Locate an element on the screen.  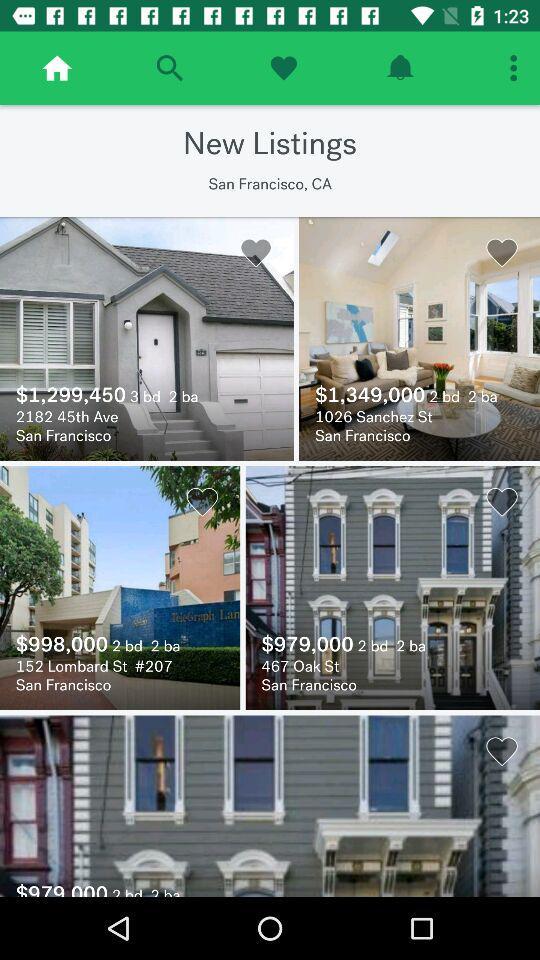
likes is located at coordinates (282, 68).